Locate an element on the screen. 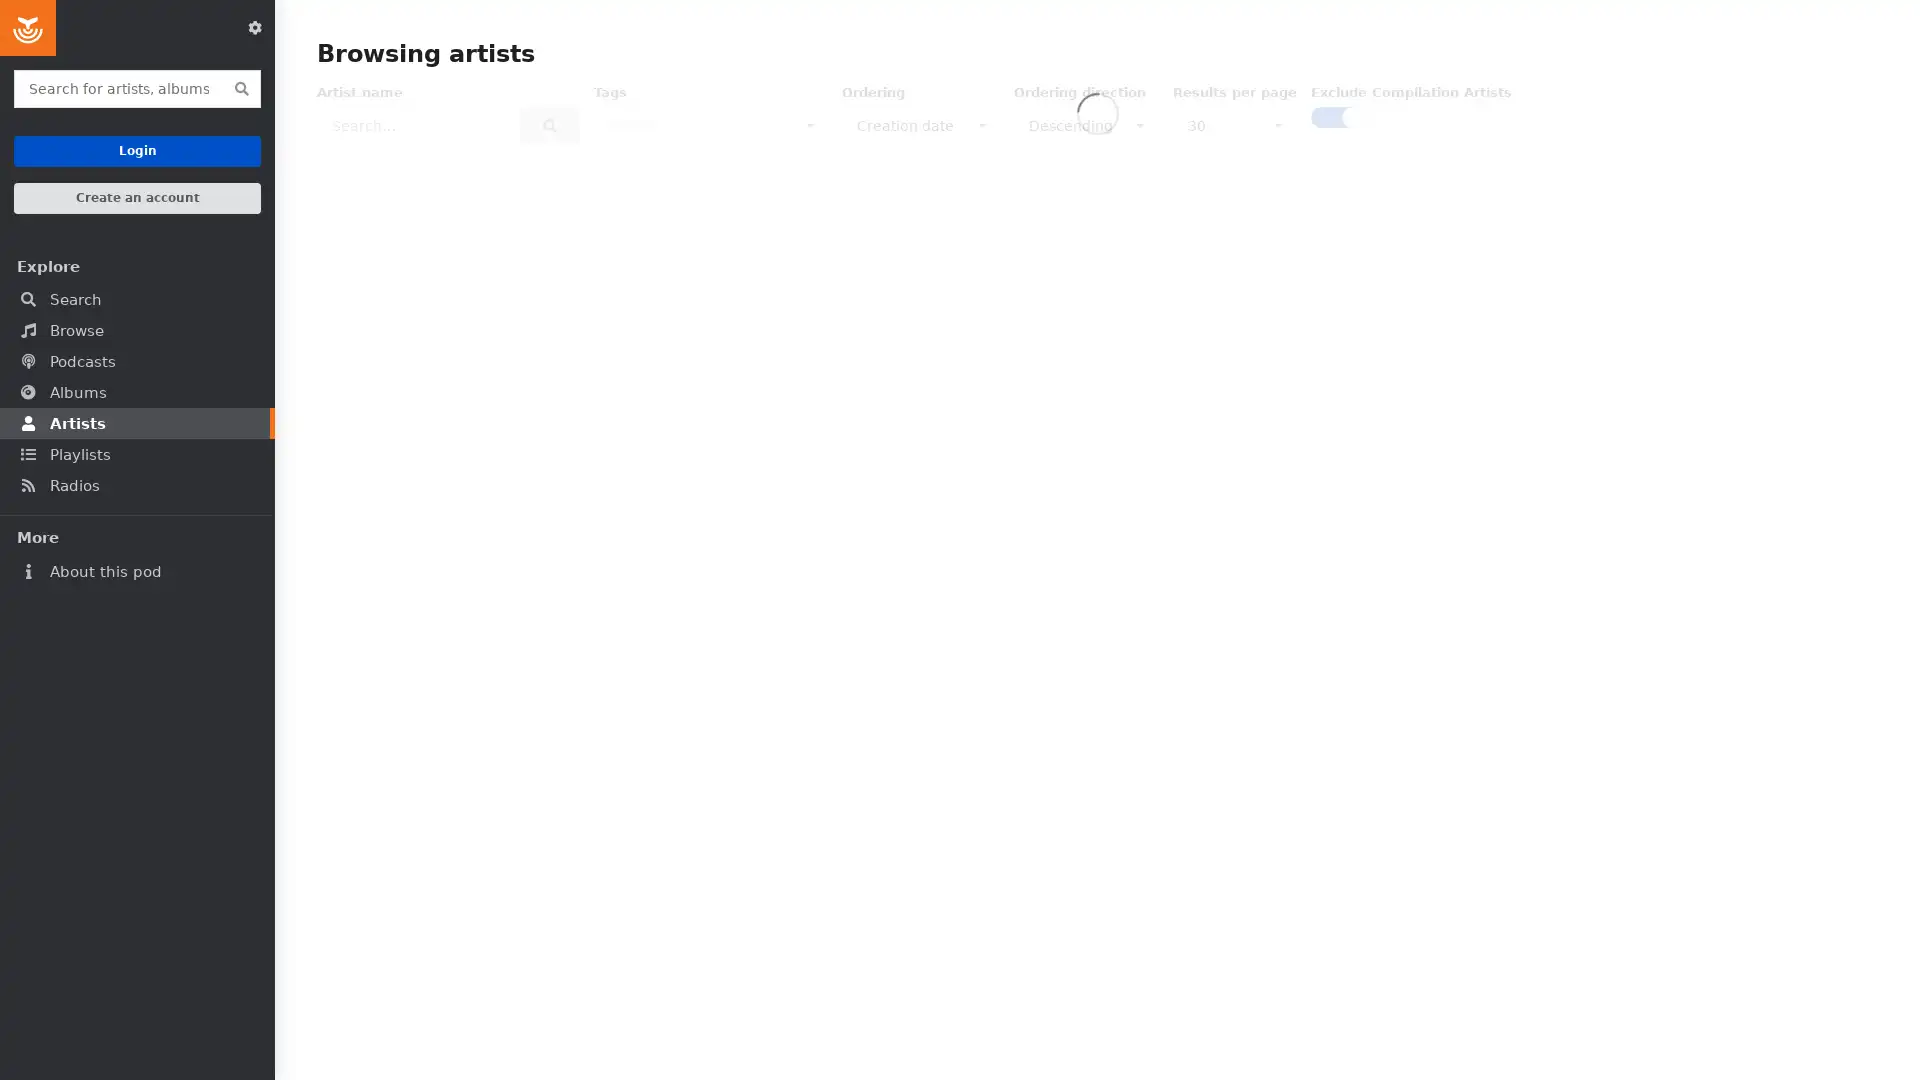 The width and height of the screenshot is (1920, 1080). Play artist is located at coordinates (1136, 688).